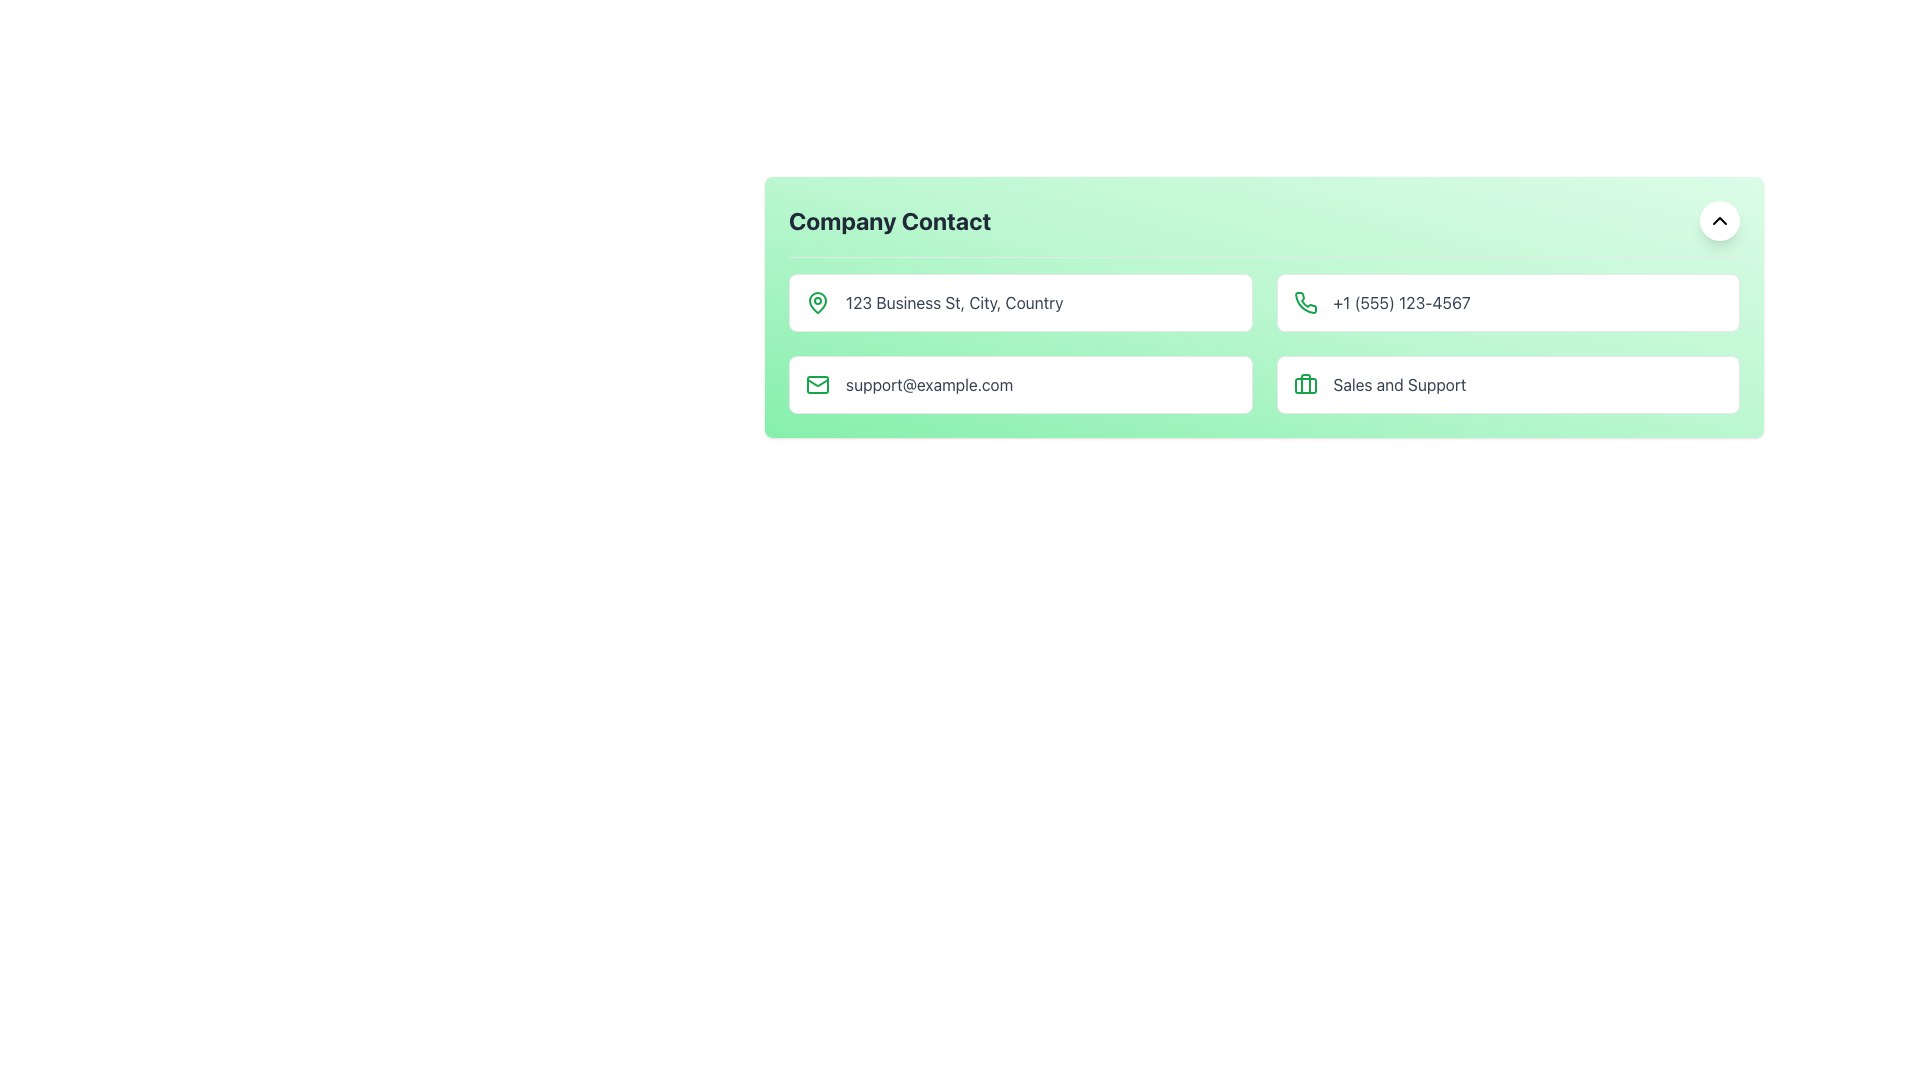 This screenshot has width=1920, height=1080. What do you see at coordinates (817, 301) in the screenshot?
I see `the outer contour of the green map pin icon located to the left of the text '123 Business St, City, Country'` at bounding box center [817, 301].